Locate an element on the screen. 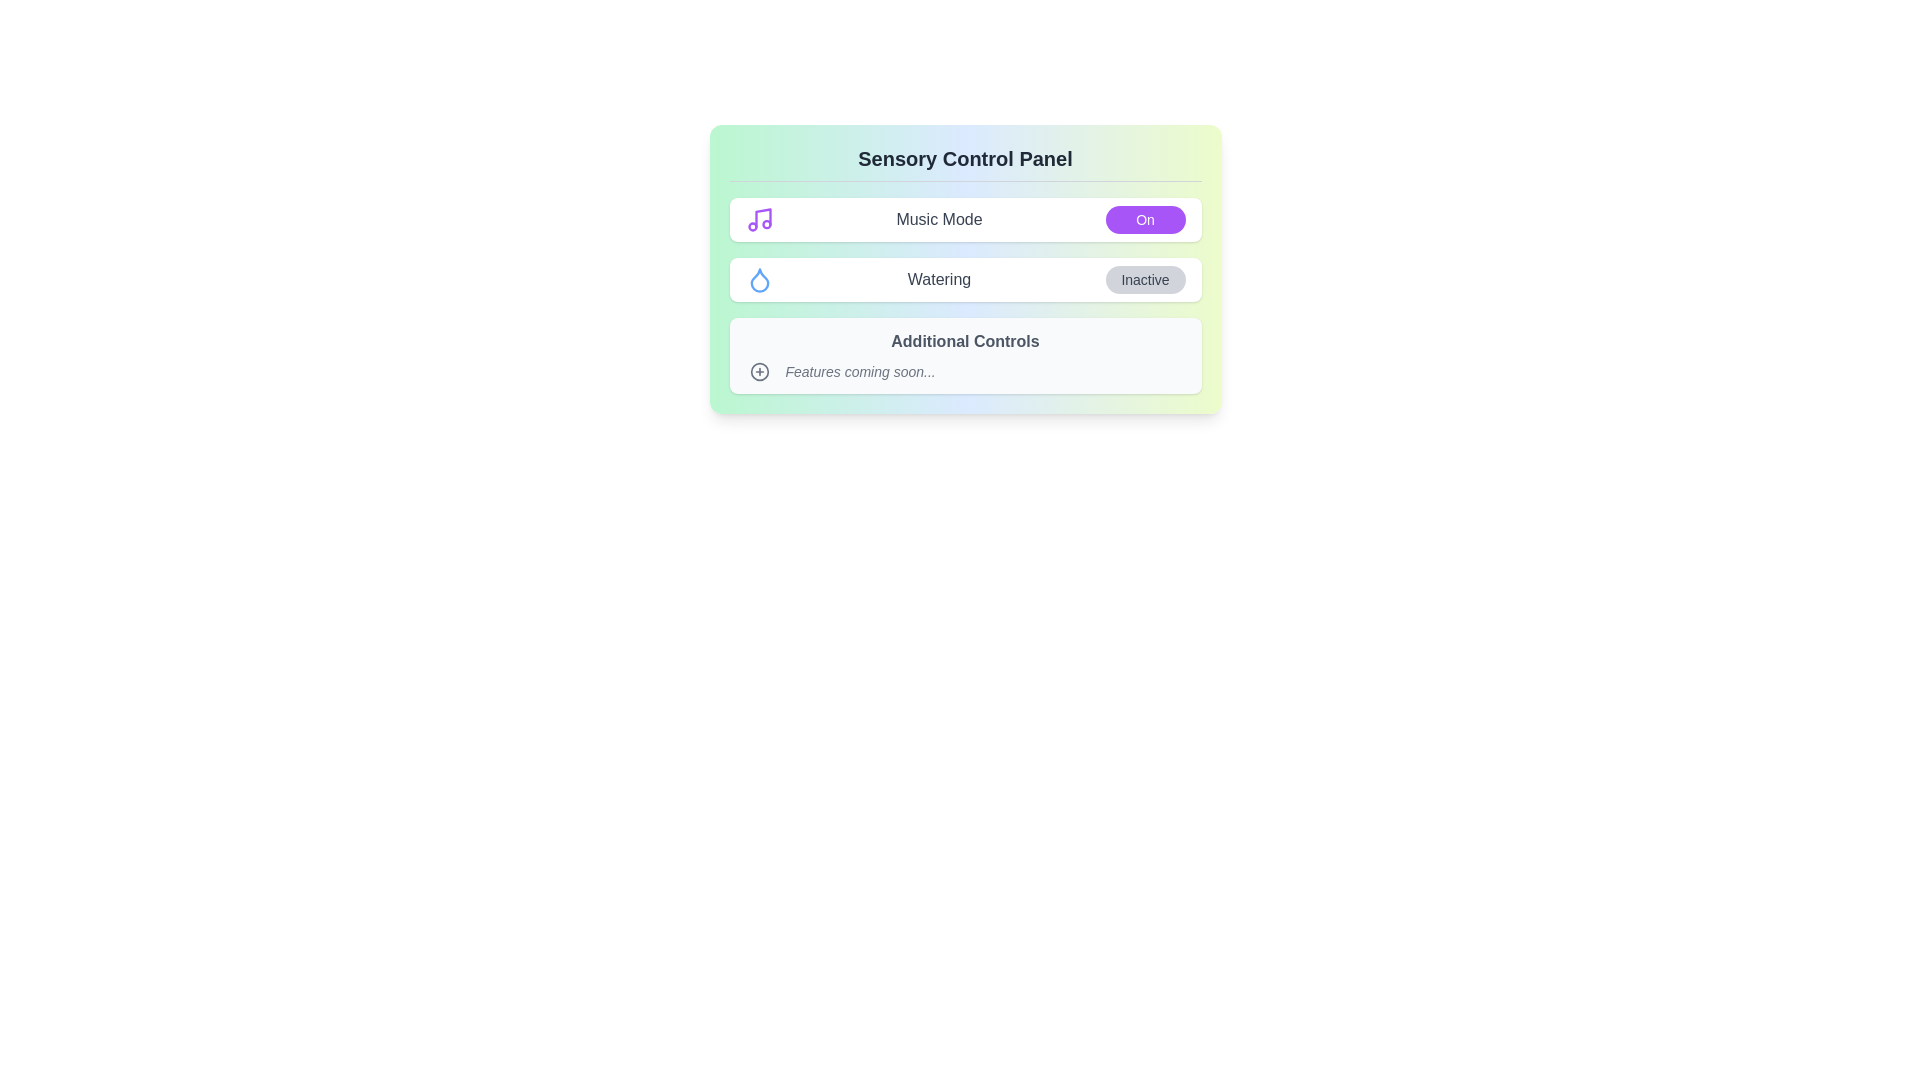 Image resolution: width=1920 pixels, height=1080 pixels. the 'Music Mode' label, which is a medium-weight gray text label located at the top of the Sensory Control Panel, centered between a music icon and an 'On' toggle button is located at coordinates (938, 219).